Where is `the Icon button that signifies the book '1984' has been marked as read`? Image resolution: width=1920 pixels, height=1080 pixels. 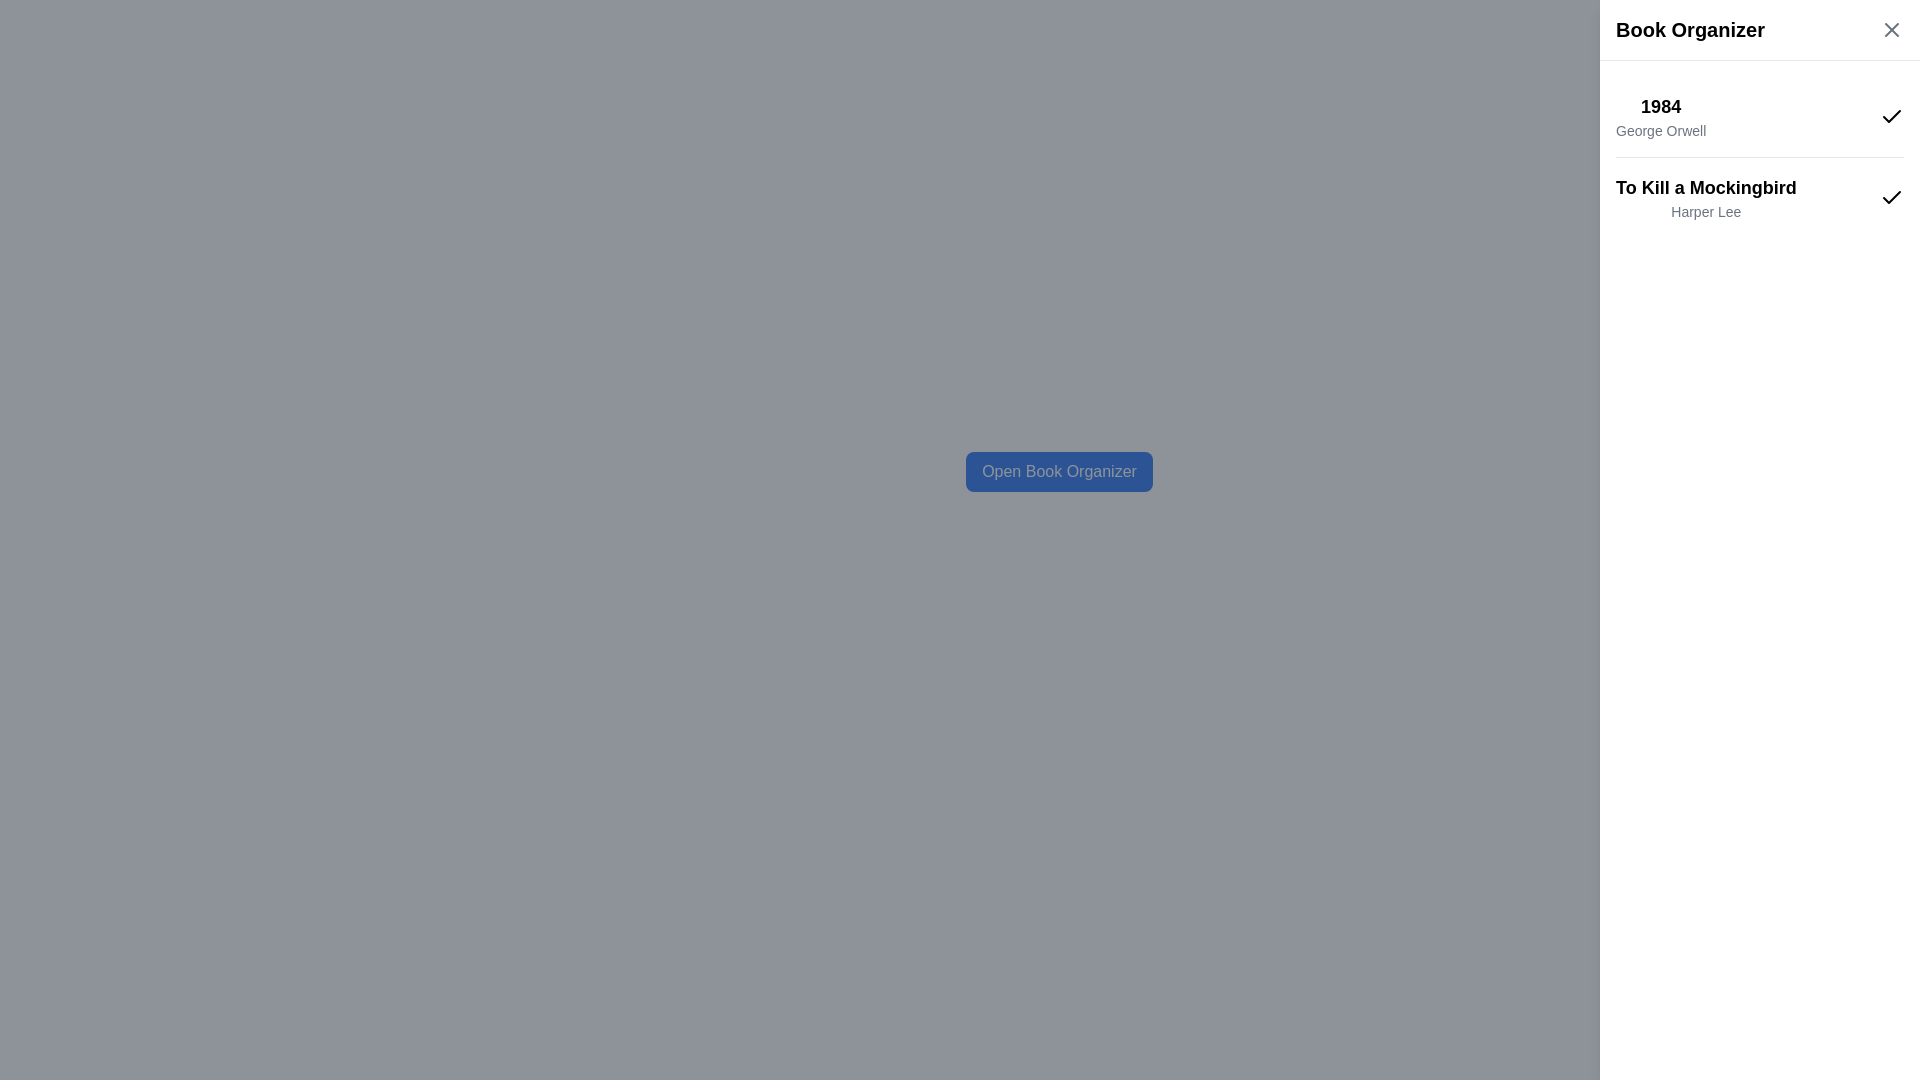
the Icon button that signifies the book '1984' has been marked as read is located at coordinates (1890, 116).